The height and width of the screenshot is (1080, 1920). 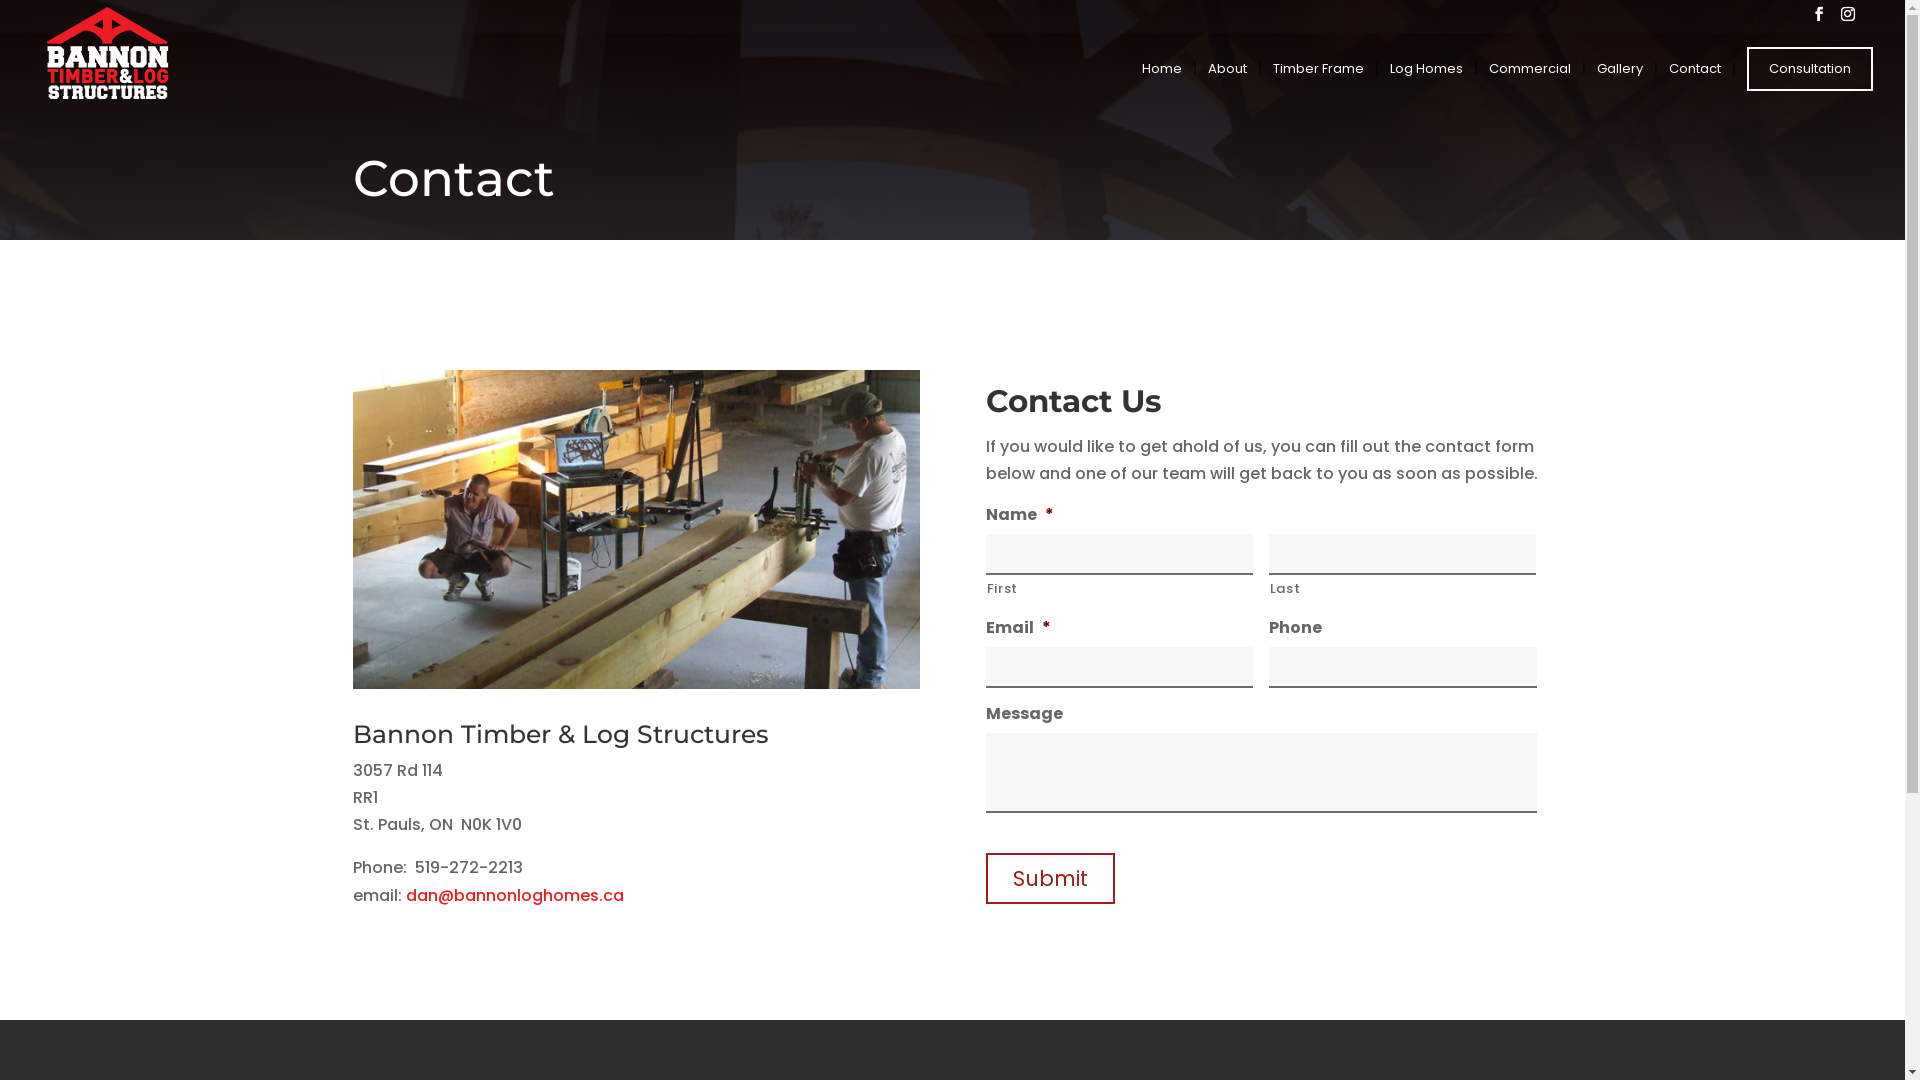 What do you see at coordinates (1161, 82) in the screenshot?
I see `'Home'` at bounding box center [1161, 82].